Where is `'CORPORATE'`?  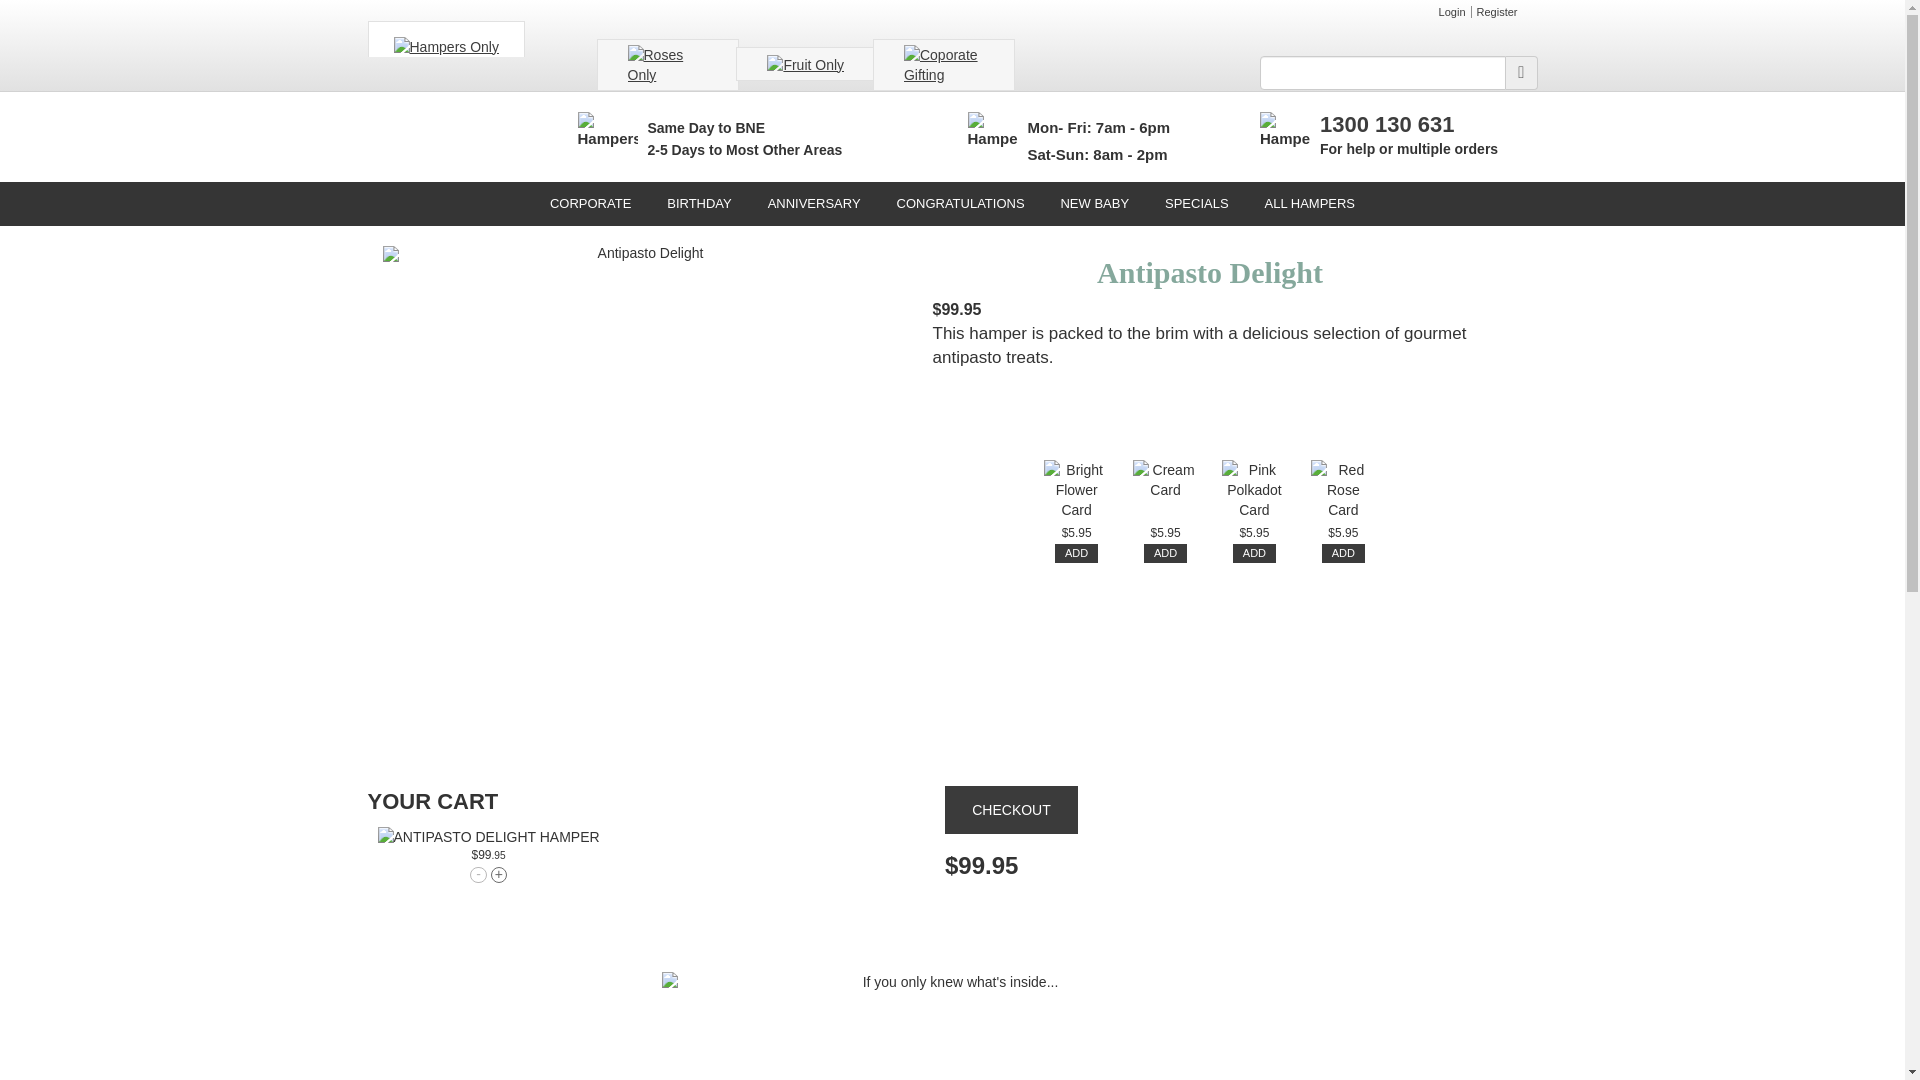
'CORPORATE' is located at coordinates (589, 204).